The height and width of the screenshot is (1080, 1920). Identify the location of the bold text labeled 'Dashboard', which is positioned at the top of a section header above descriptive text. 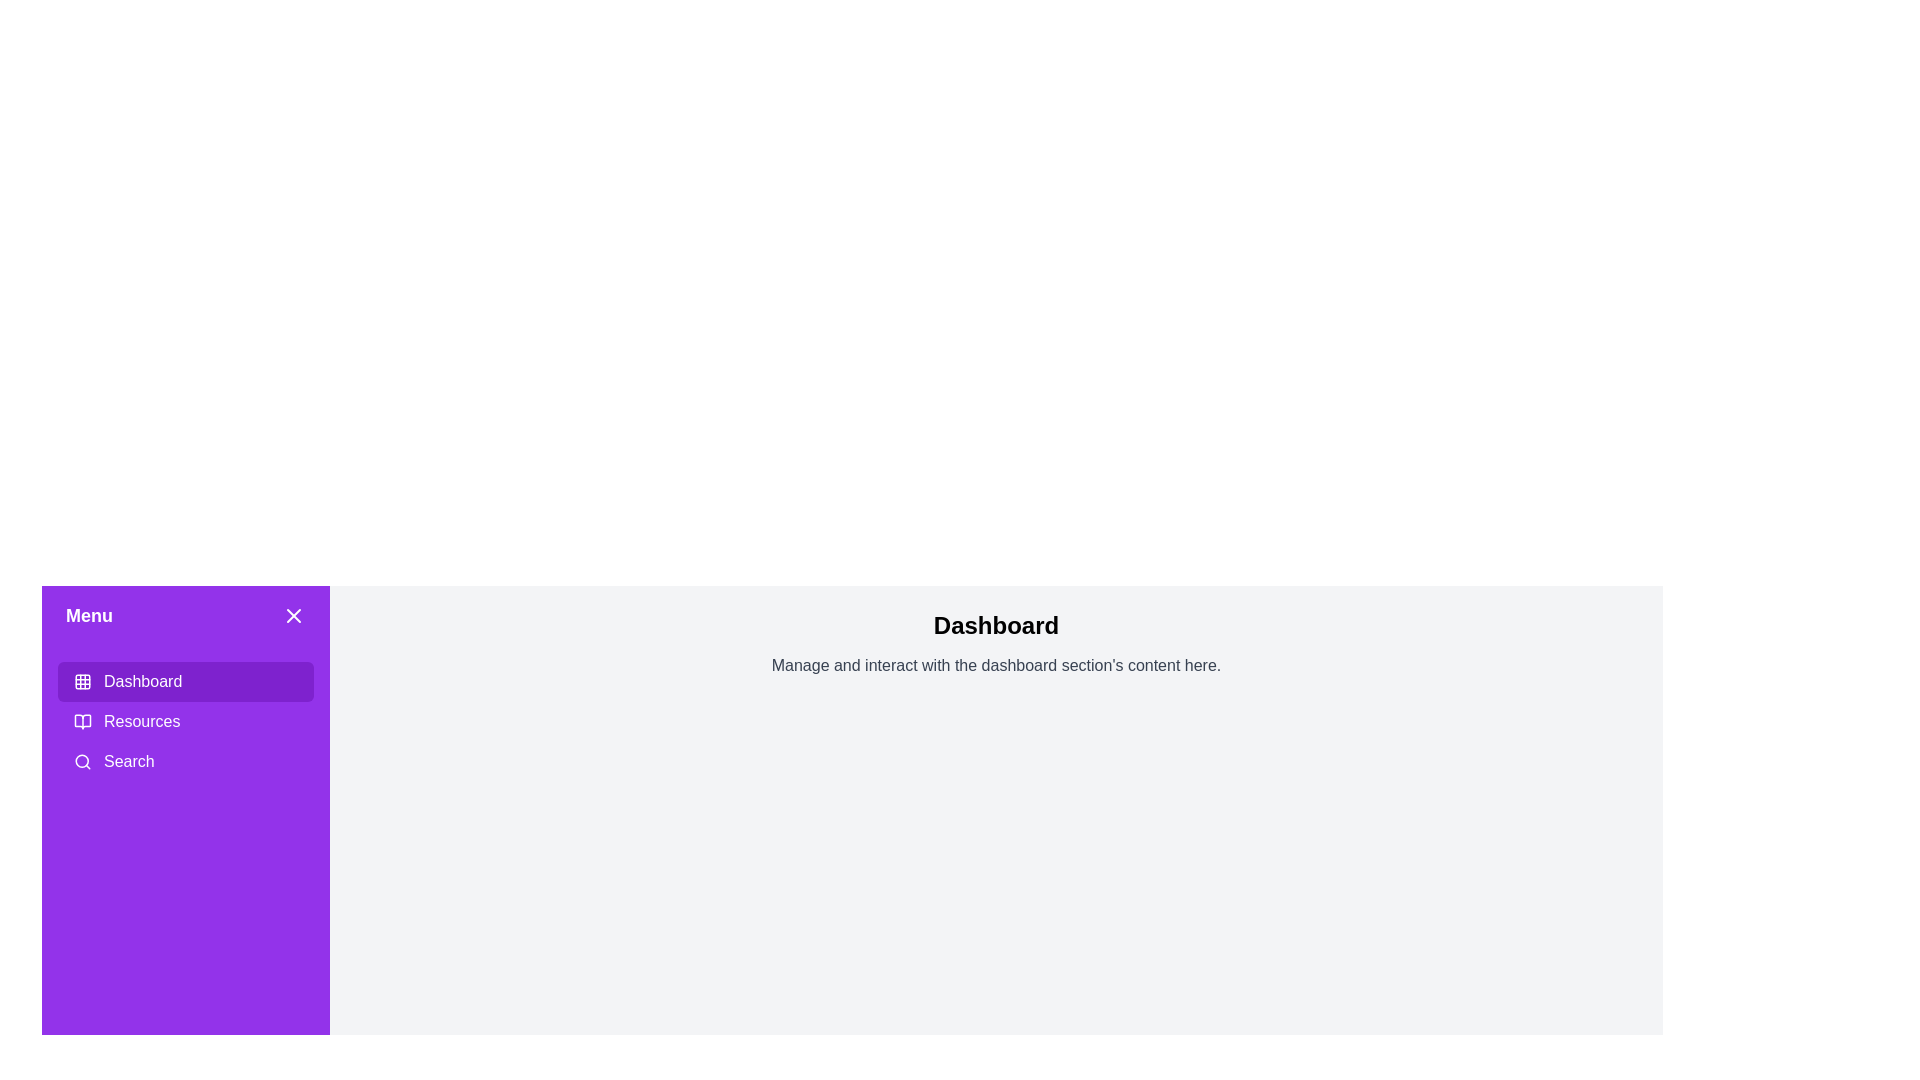
(996, 624).